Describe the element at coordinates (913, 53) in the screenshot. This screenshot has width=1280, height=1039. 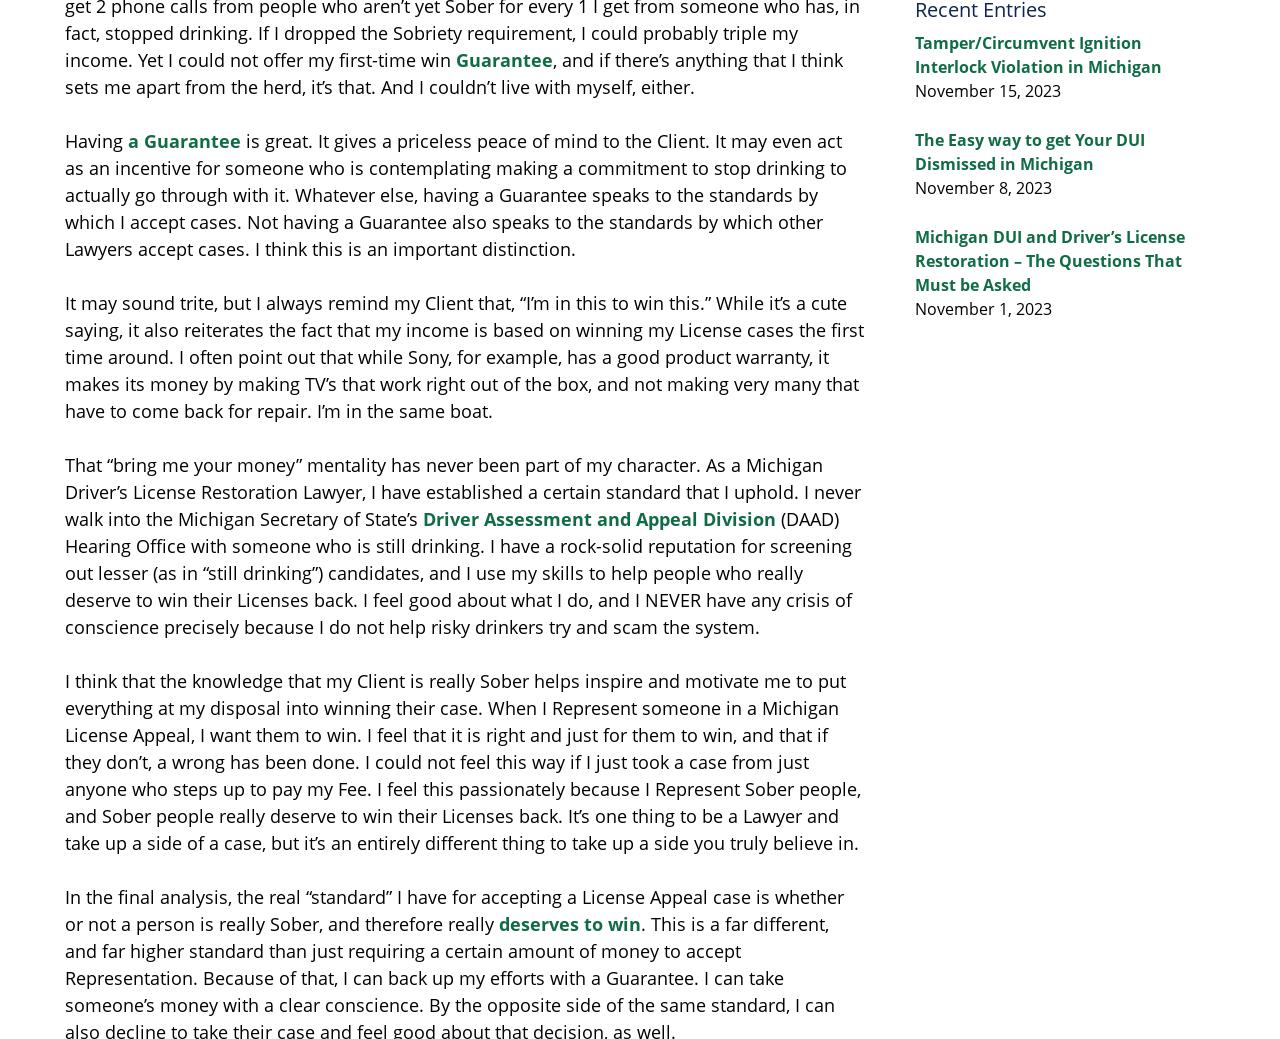
I see `'Tamper/Circumvent Ignition Interlock Violation in Michigan'` at that location.